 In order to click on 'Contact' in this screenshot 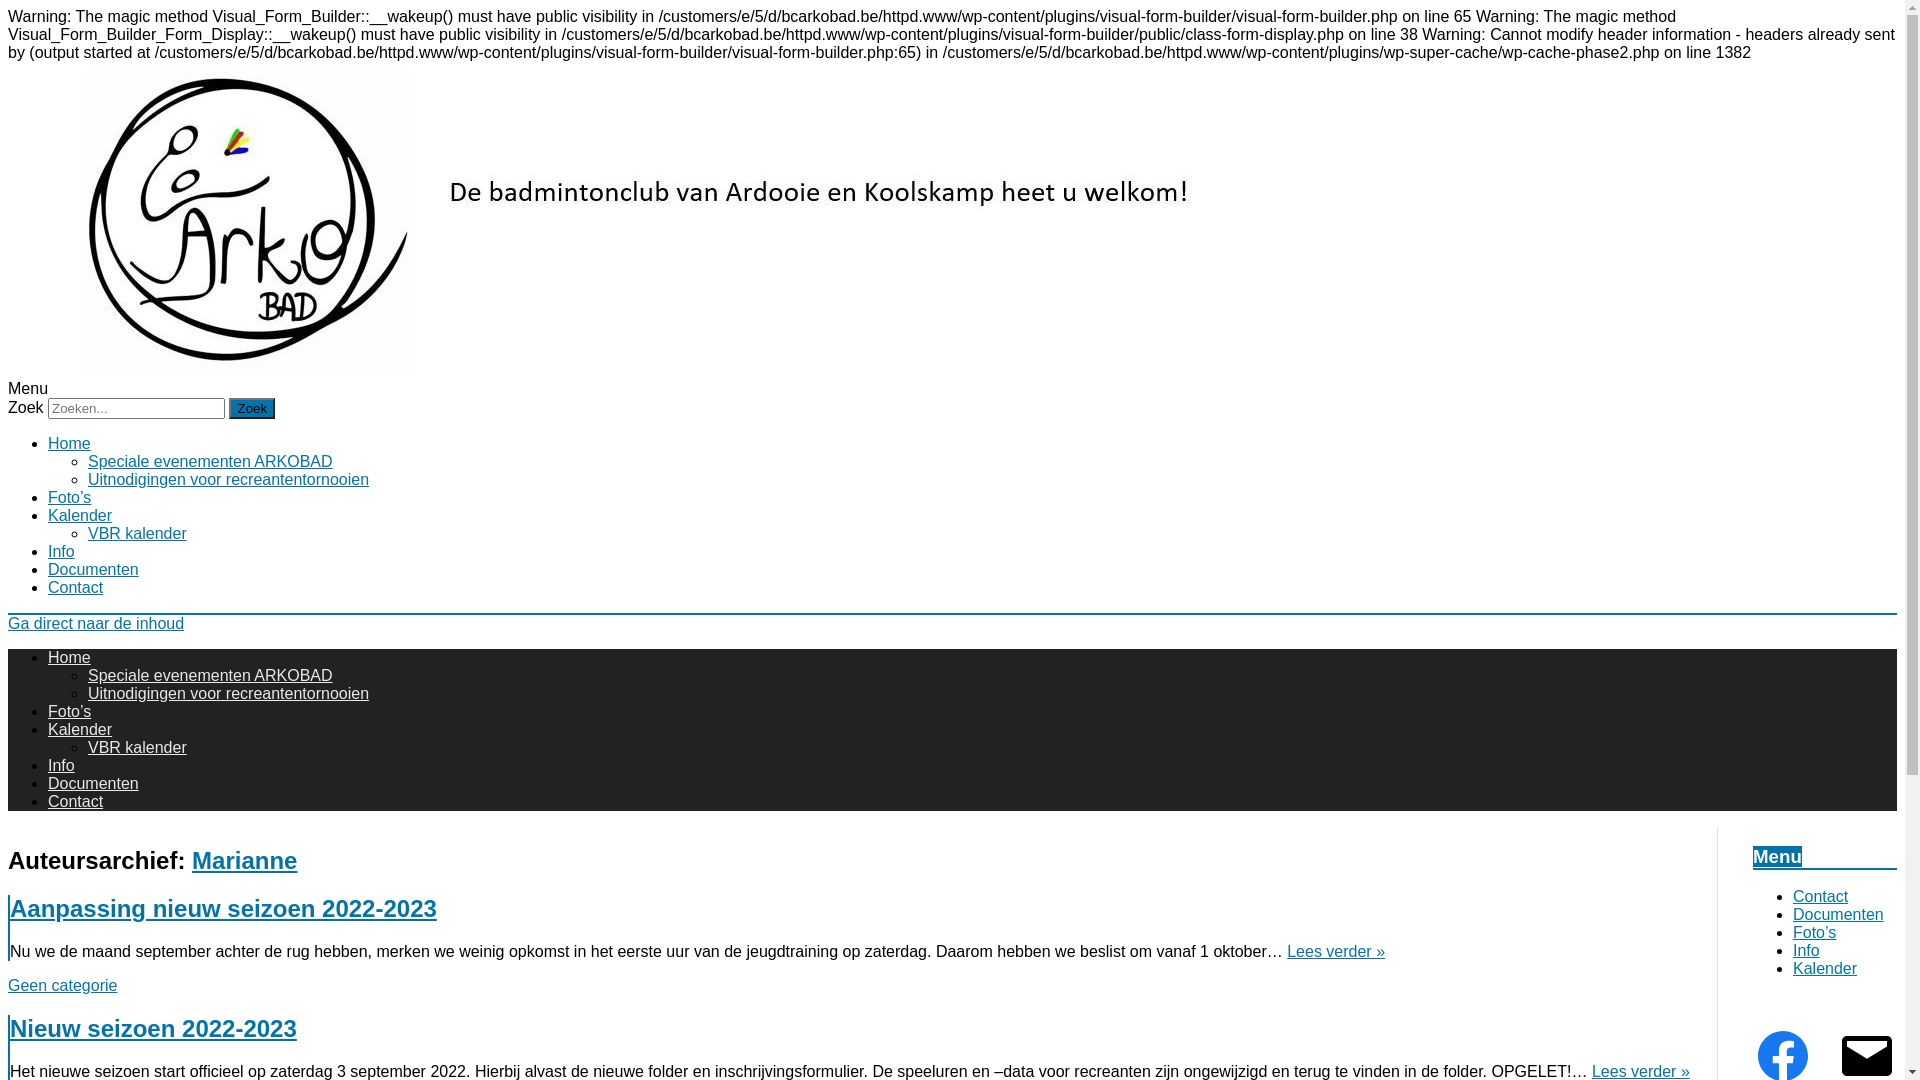, I will do `click(75, 586)`.